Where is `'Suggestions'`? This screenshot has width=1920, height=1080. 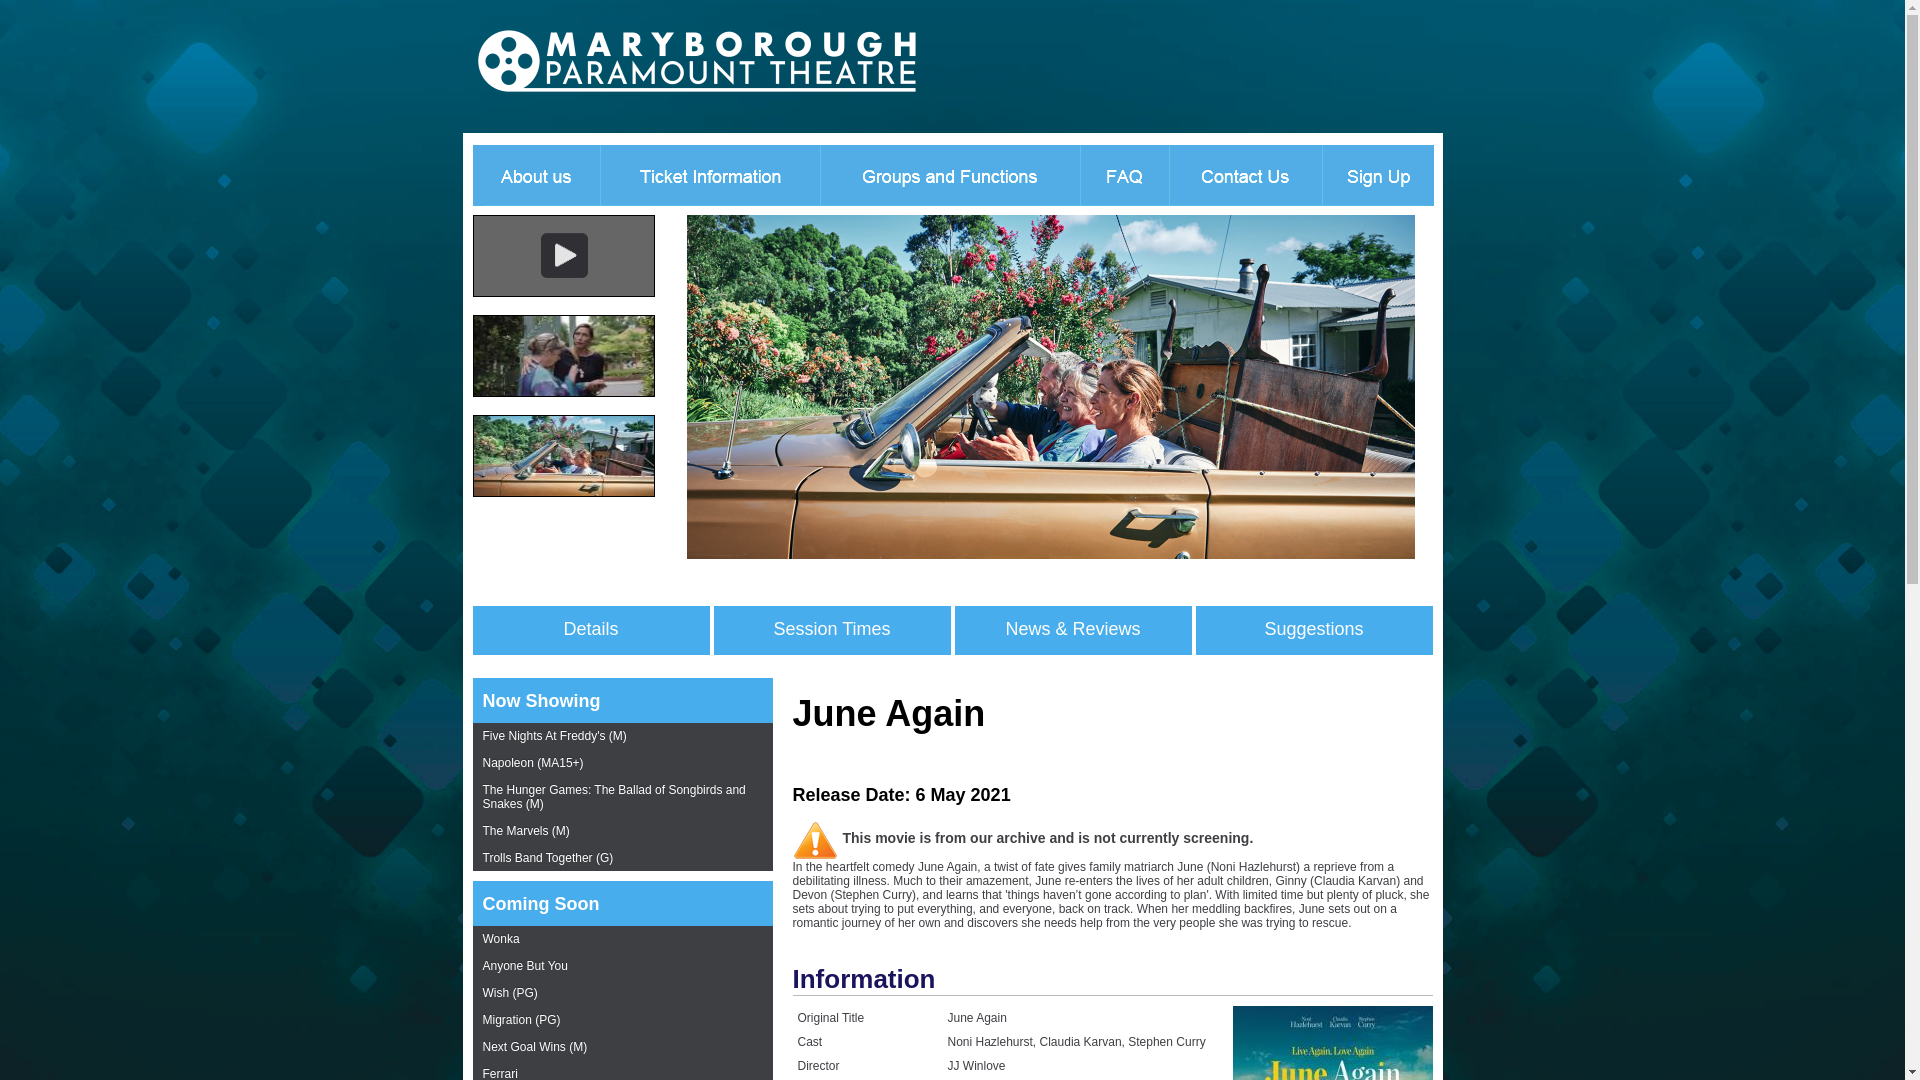
'Suggestions' is located at coordinates (1314, 630).